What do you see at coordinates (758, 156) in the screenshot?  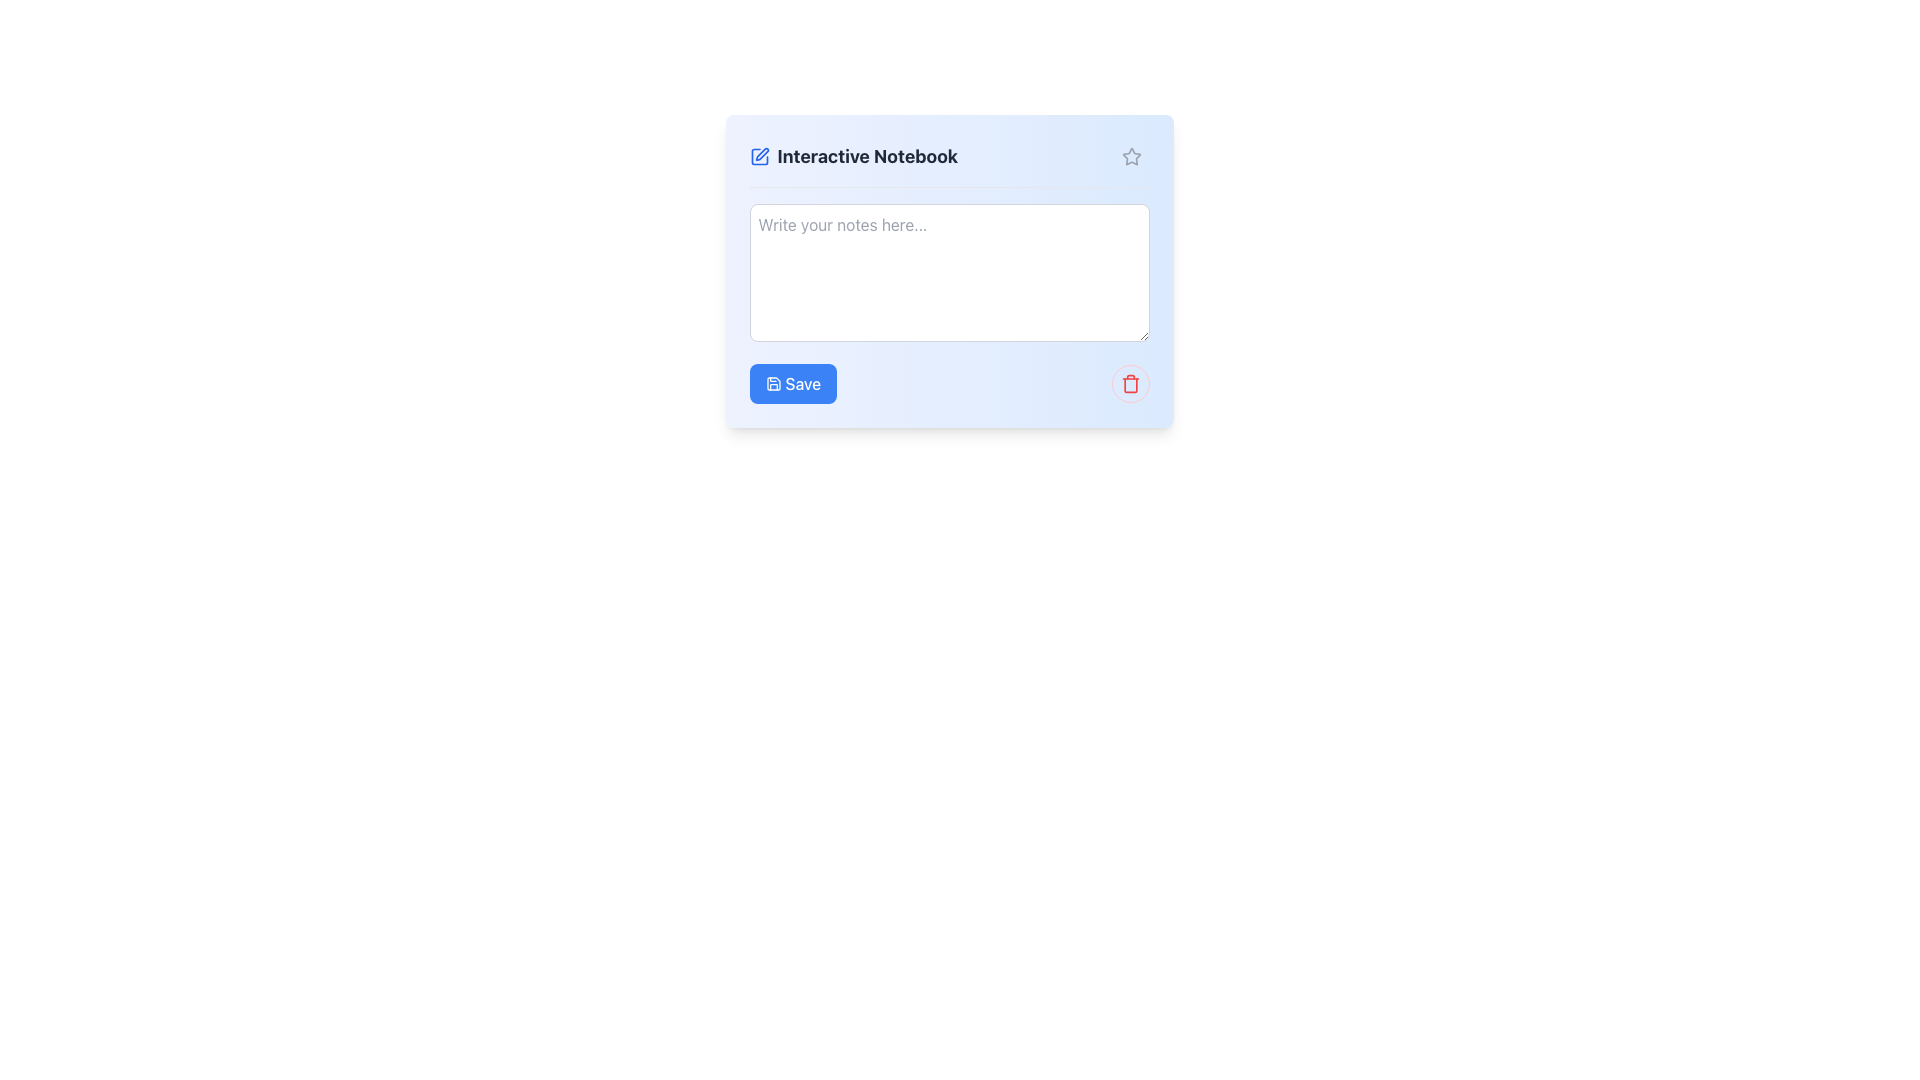 I see `the blue pen icon located to the left of the 'Interactive Notebook' title` at bounding box center [758, 156].